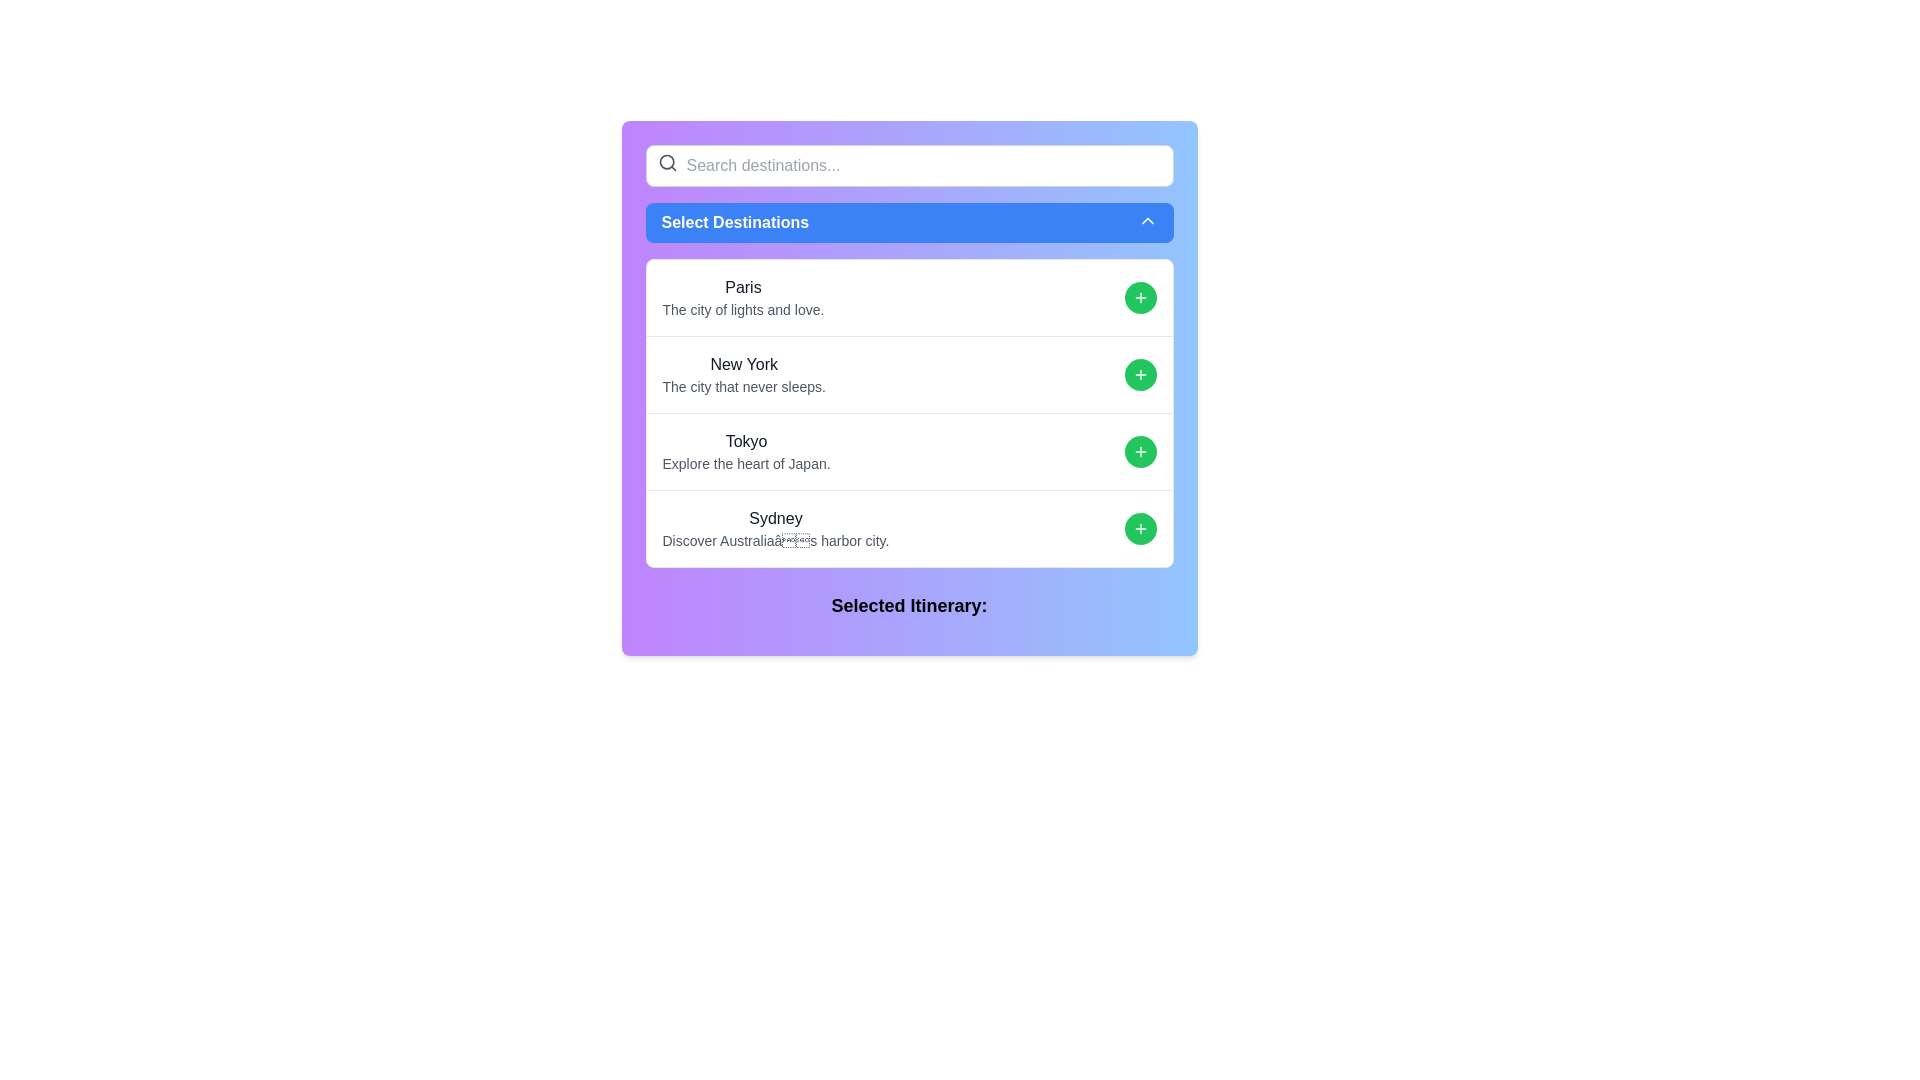 This screenshot has height=1080, width=1920. What do you see at coordinates (908, 604) in the screenshot?
I see `the label that indicates the selected itinerary items, located at the bottom of the interface, directly below the list of options like 'Paris', 'New York', 'Tokyo', and 'Sydney'` at bounding box center [908, 604].